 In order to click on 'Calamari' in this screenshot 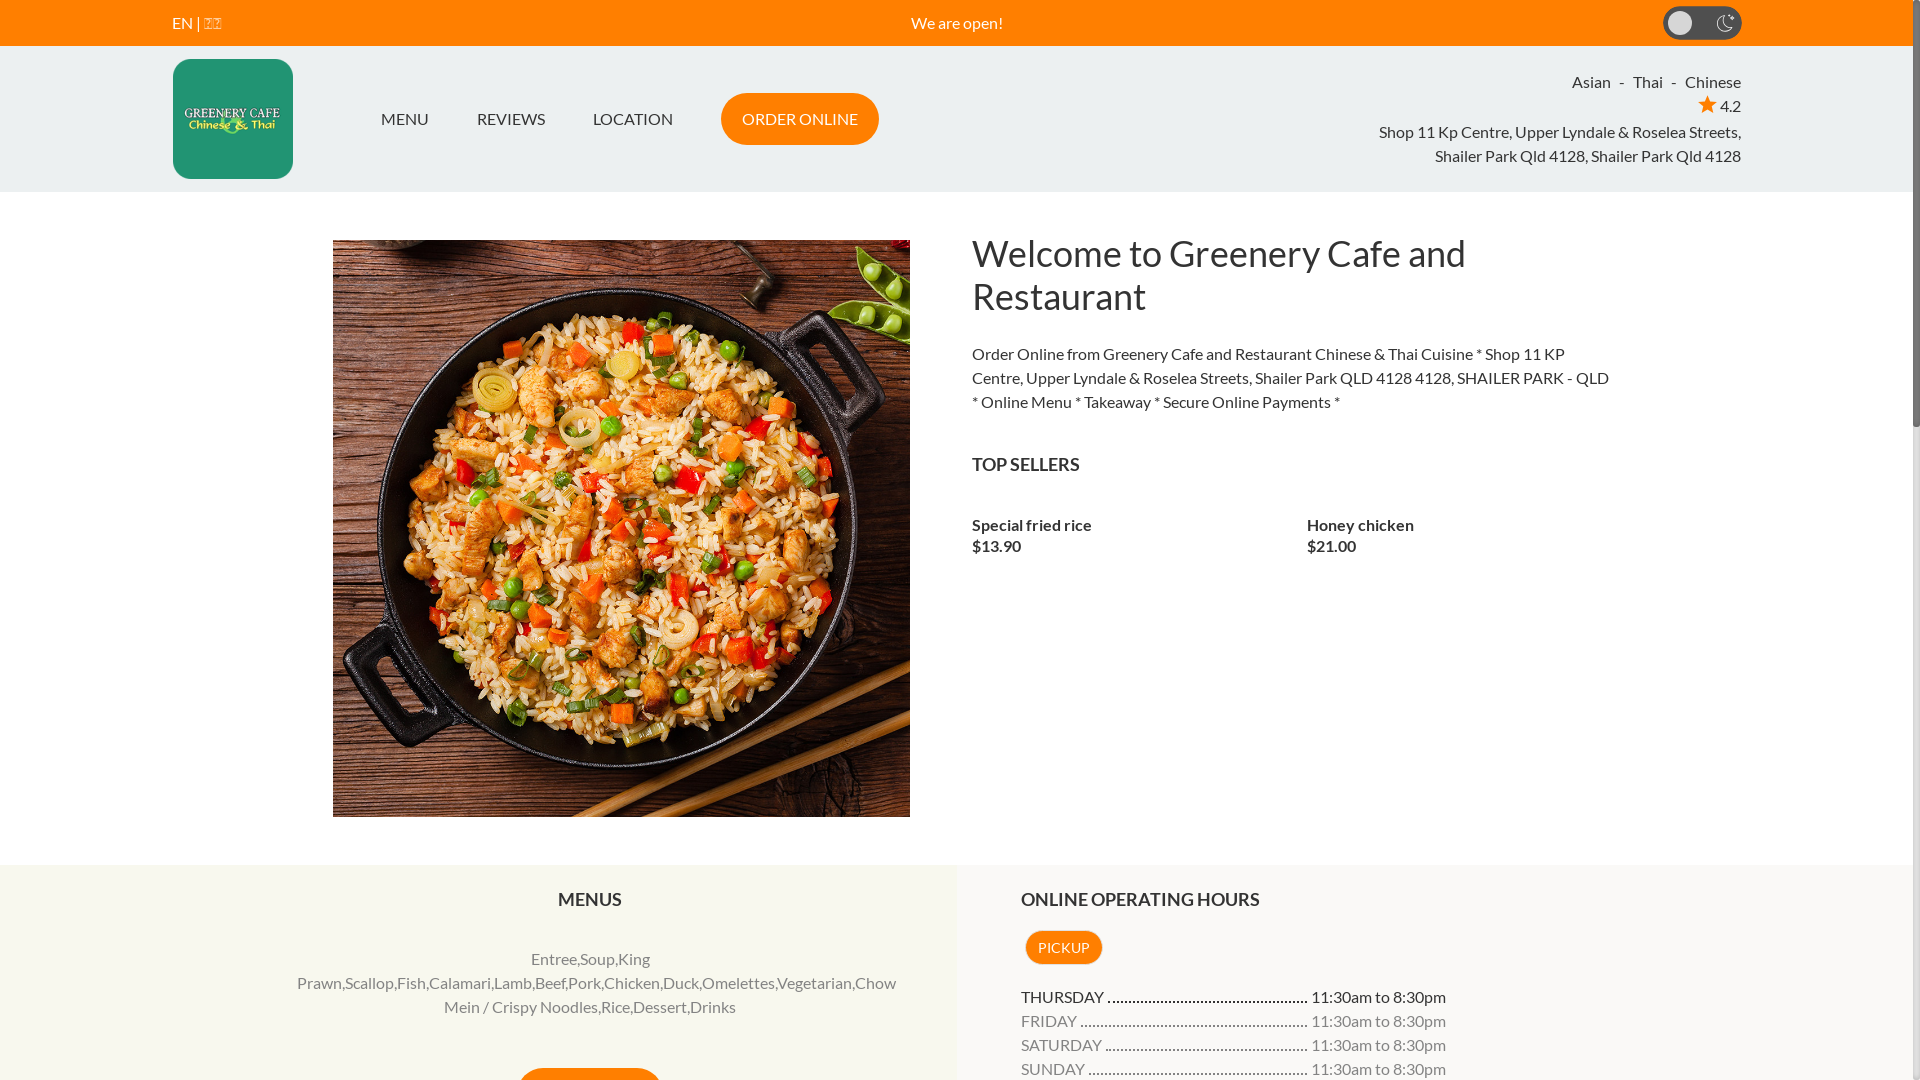, I will do `click(427, 981)`.